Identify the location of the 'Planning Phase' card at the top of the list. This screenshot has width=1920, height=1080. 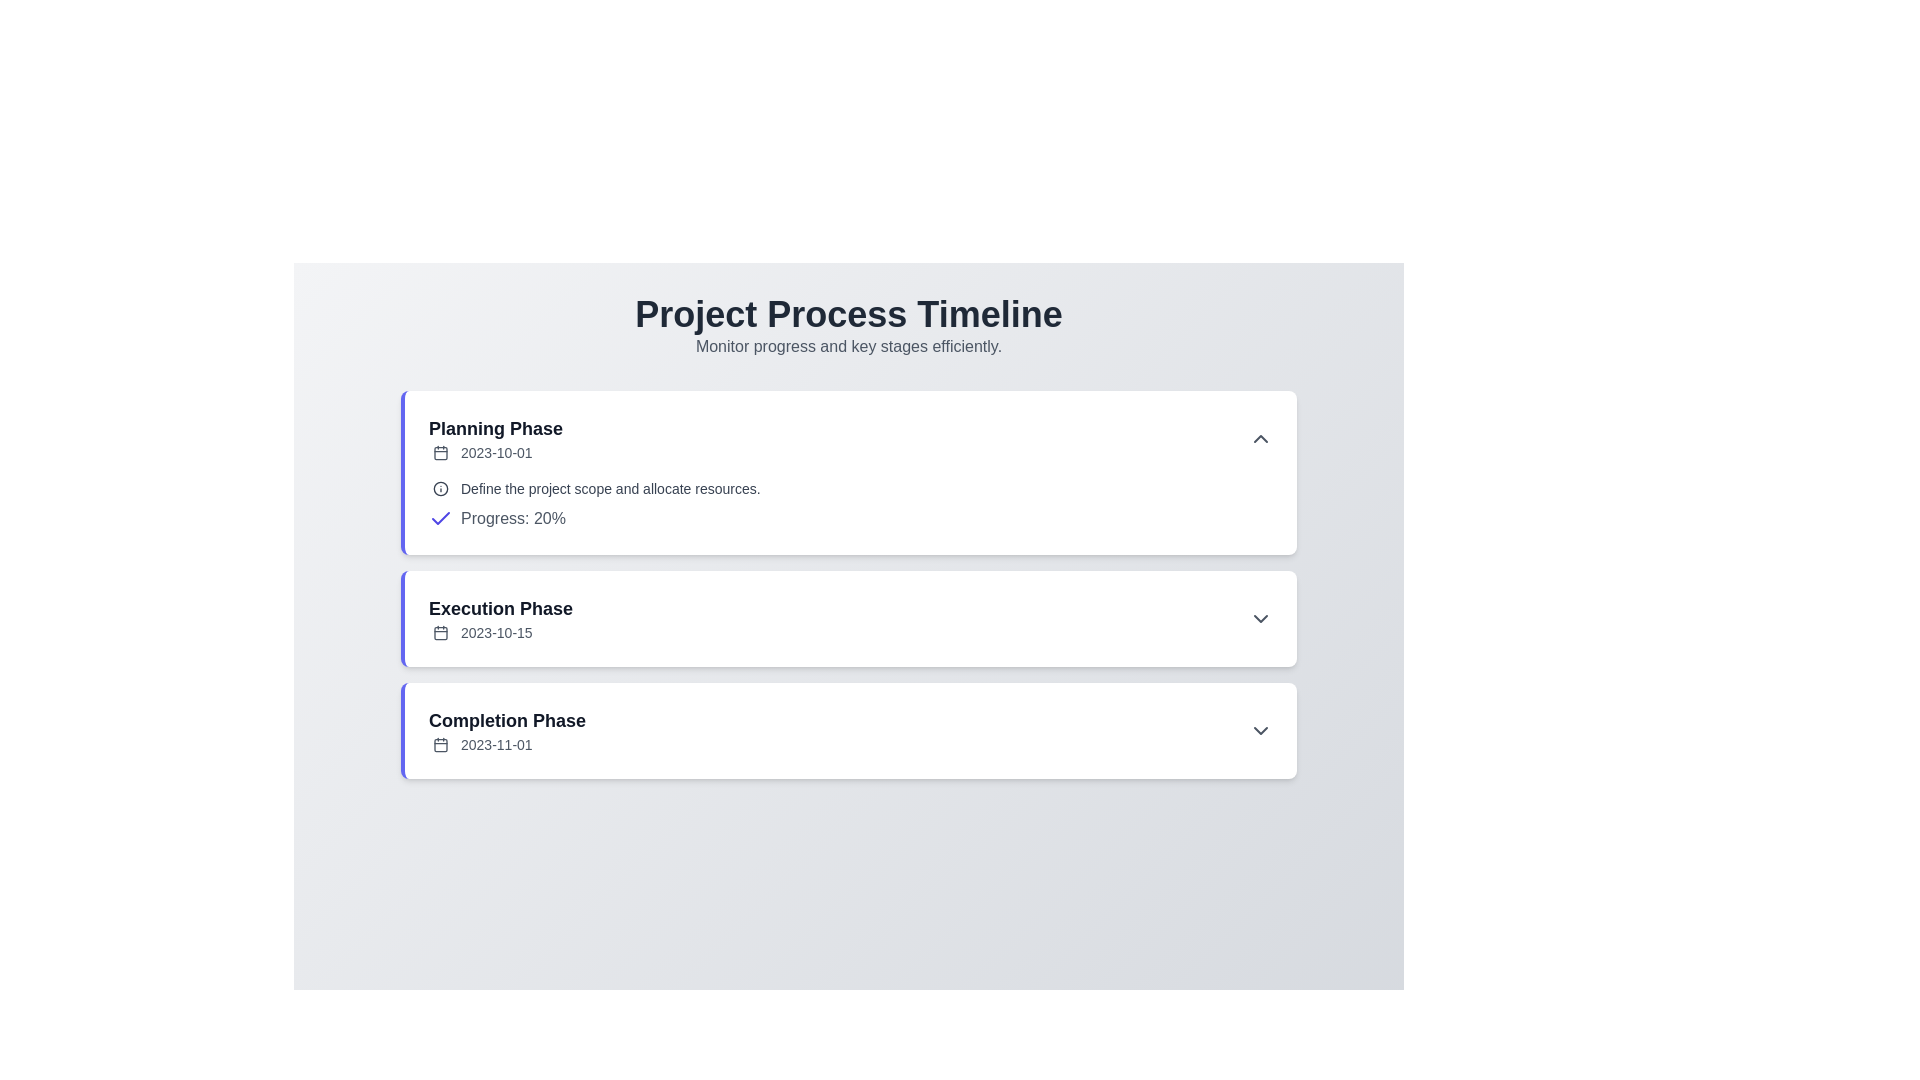
(849, 473).